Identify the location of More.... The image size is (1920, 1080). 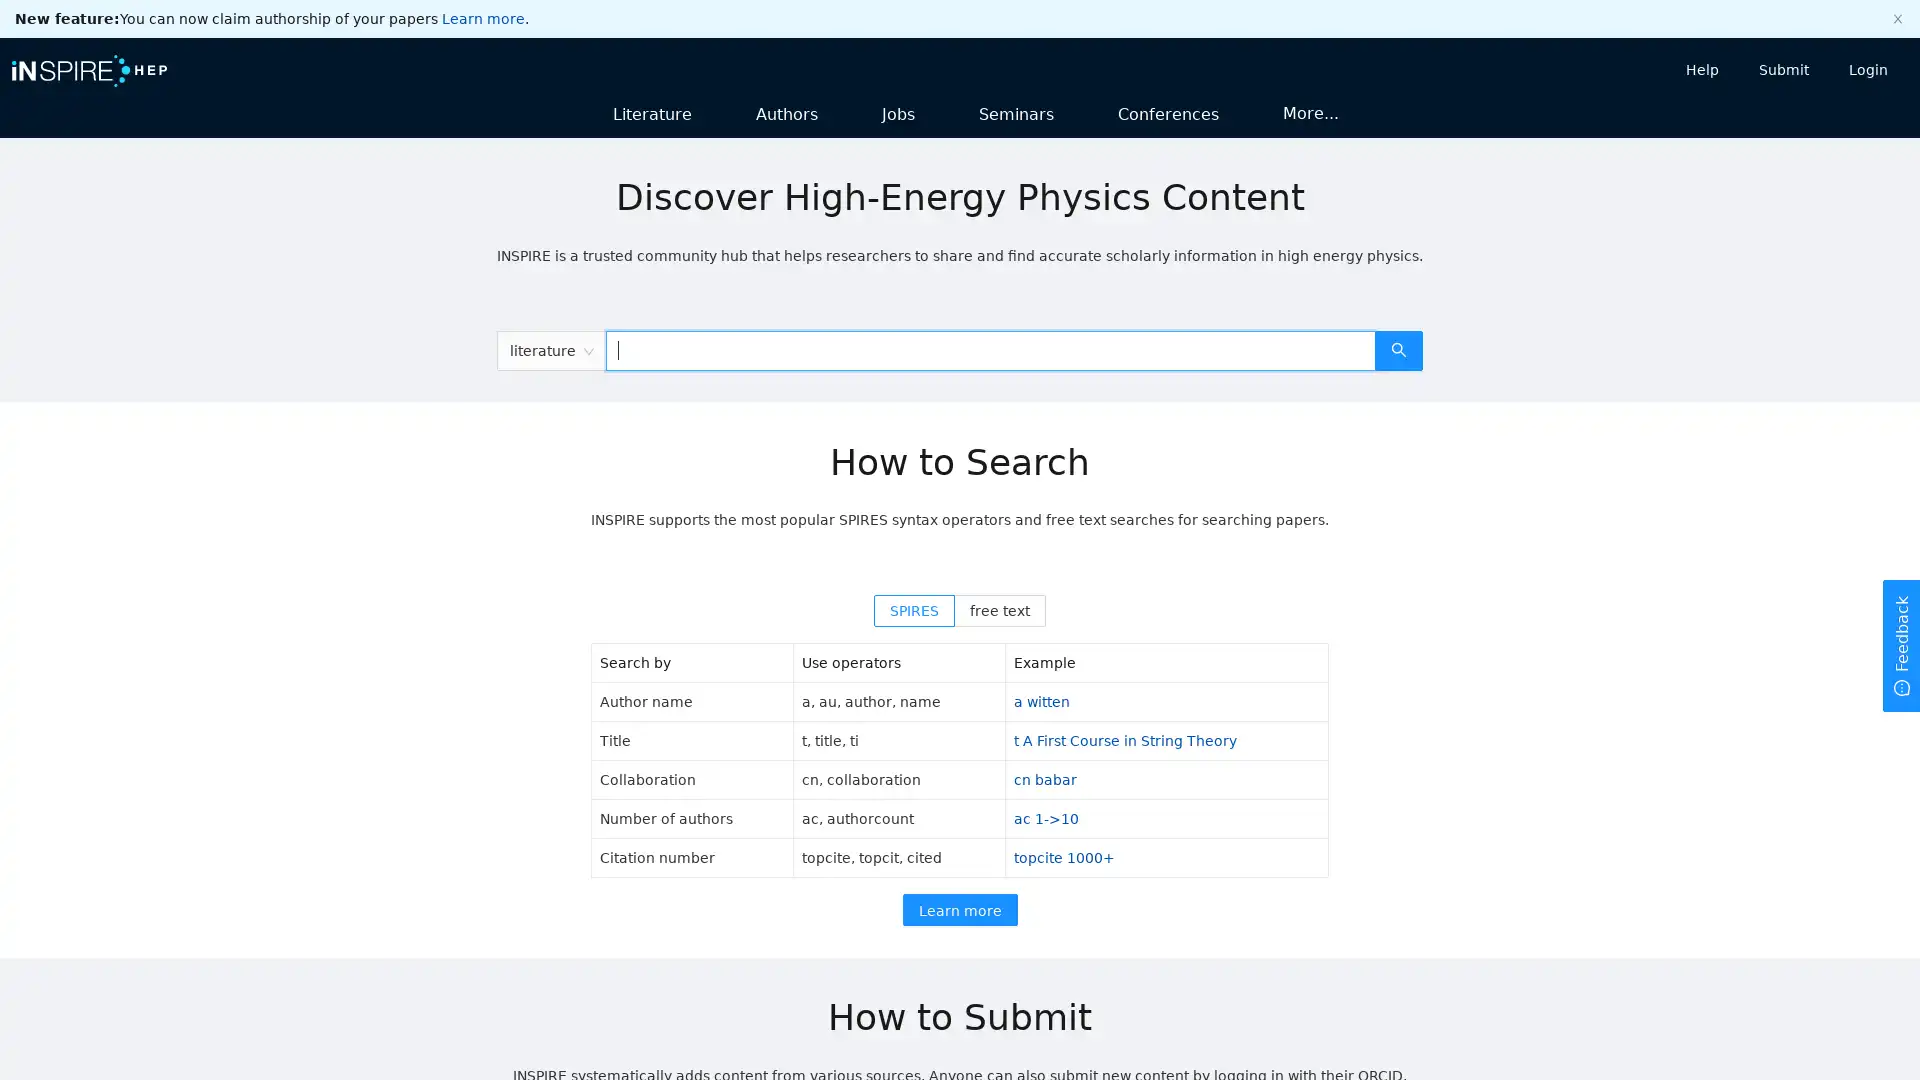
(1310, 112).